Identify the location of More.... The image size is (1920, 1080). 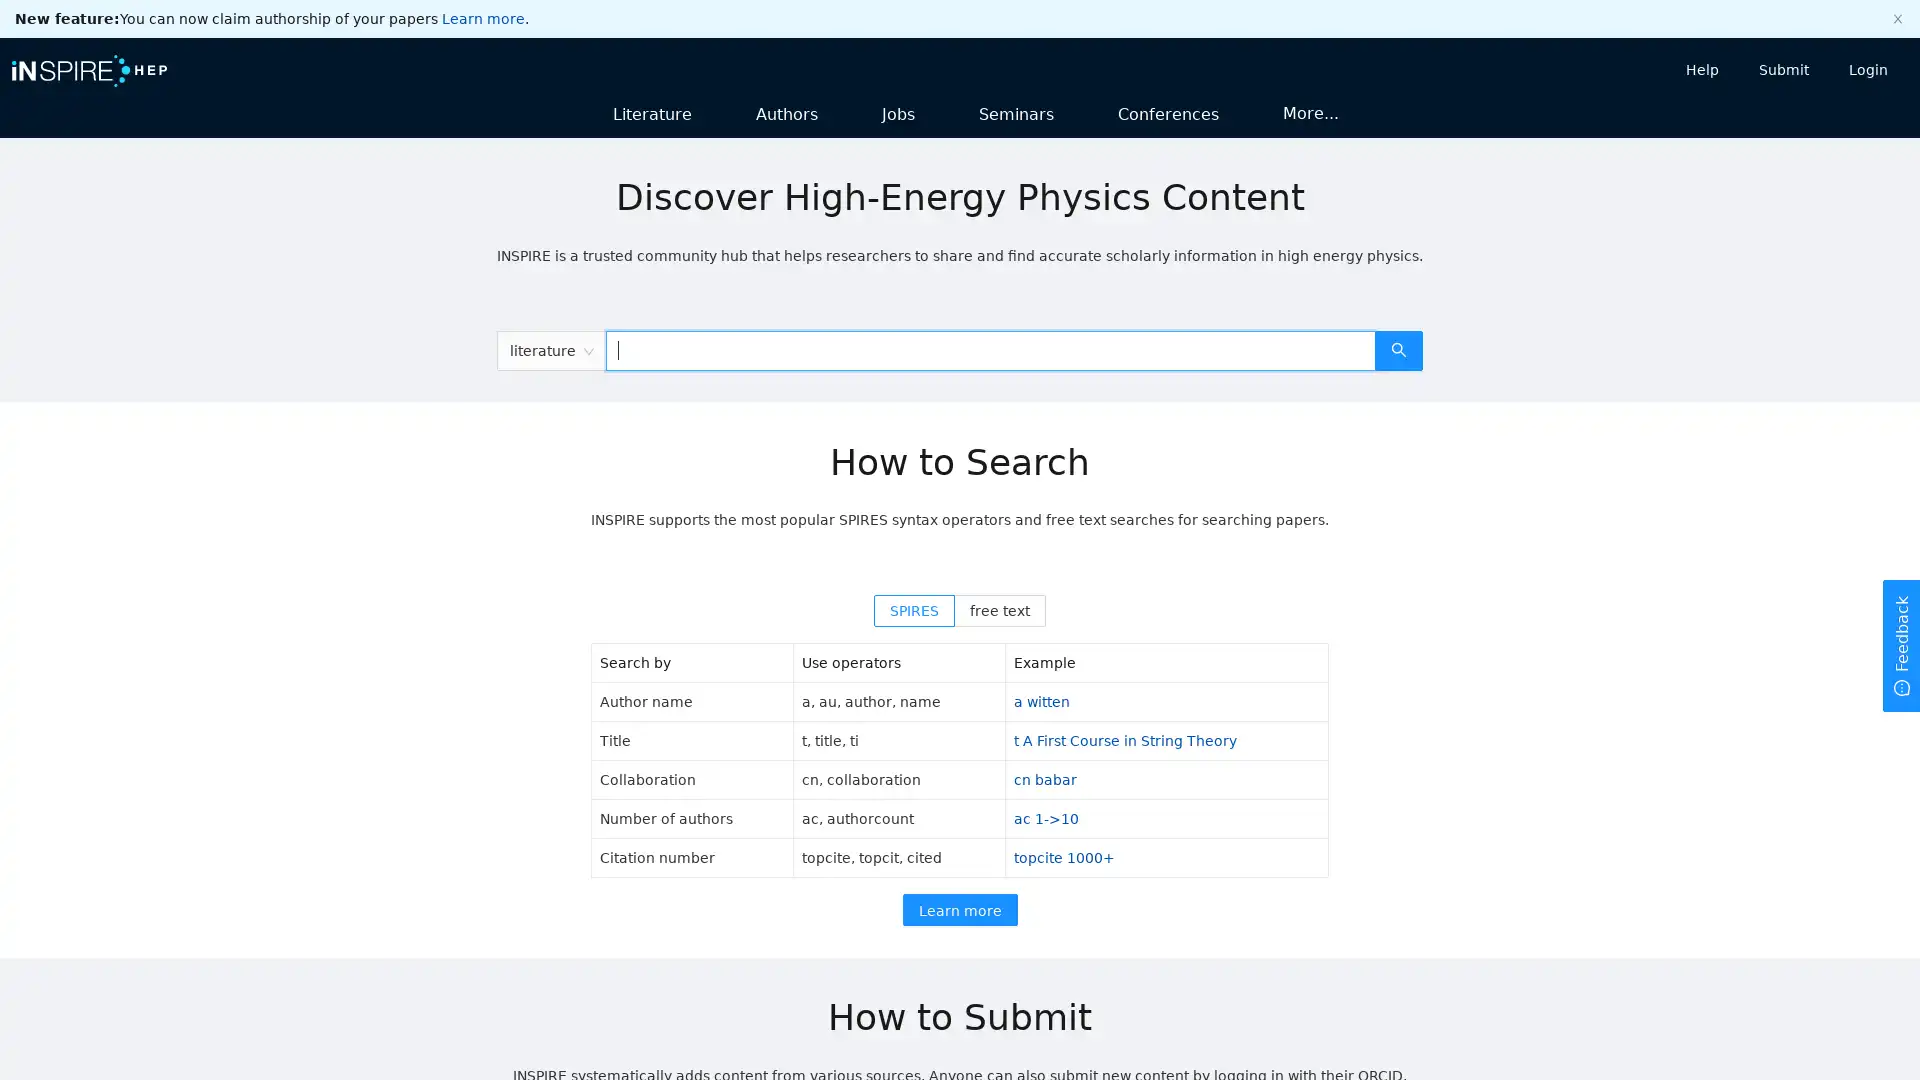
(1310, 112).